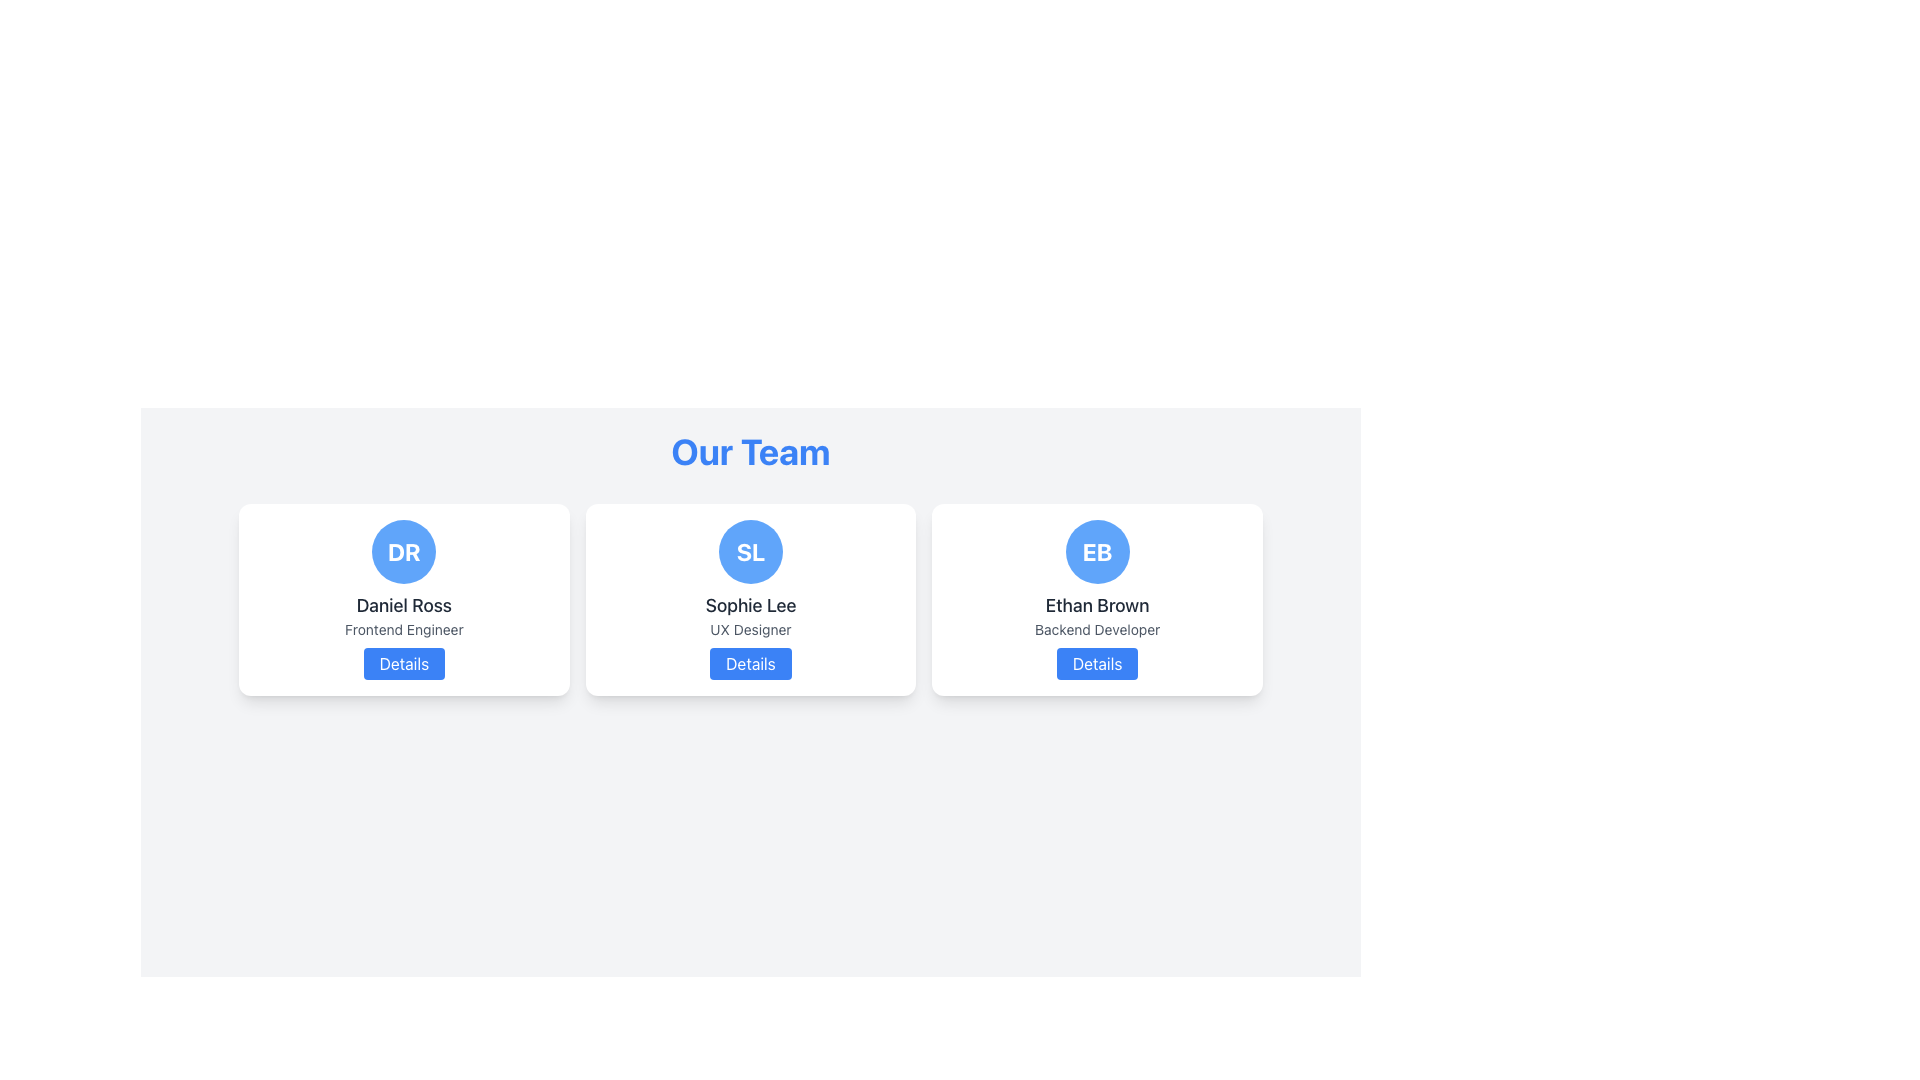 The image size is (1920, 1080). What do you see at coordinates (1096, 628) in the screenshot?
I see `the static text label displaying 'Backend Developer' for 'Ethan Brown', located at the bottom middle of the card, directly above the 'Details' button` at bounding box center [1096, 628].